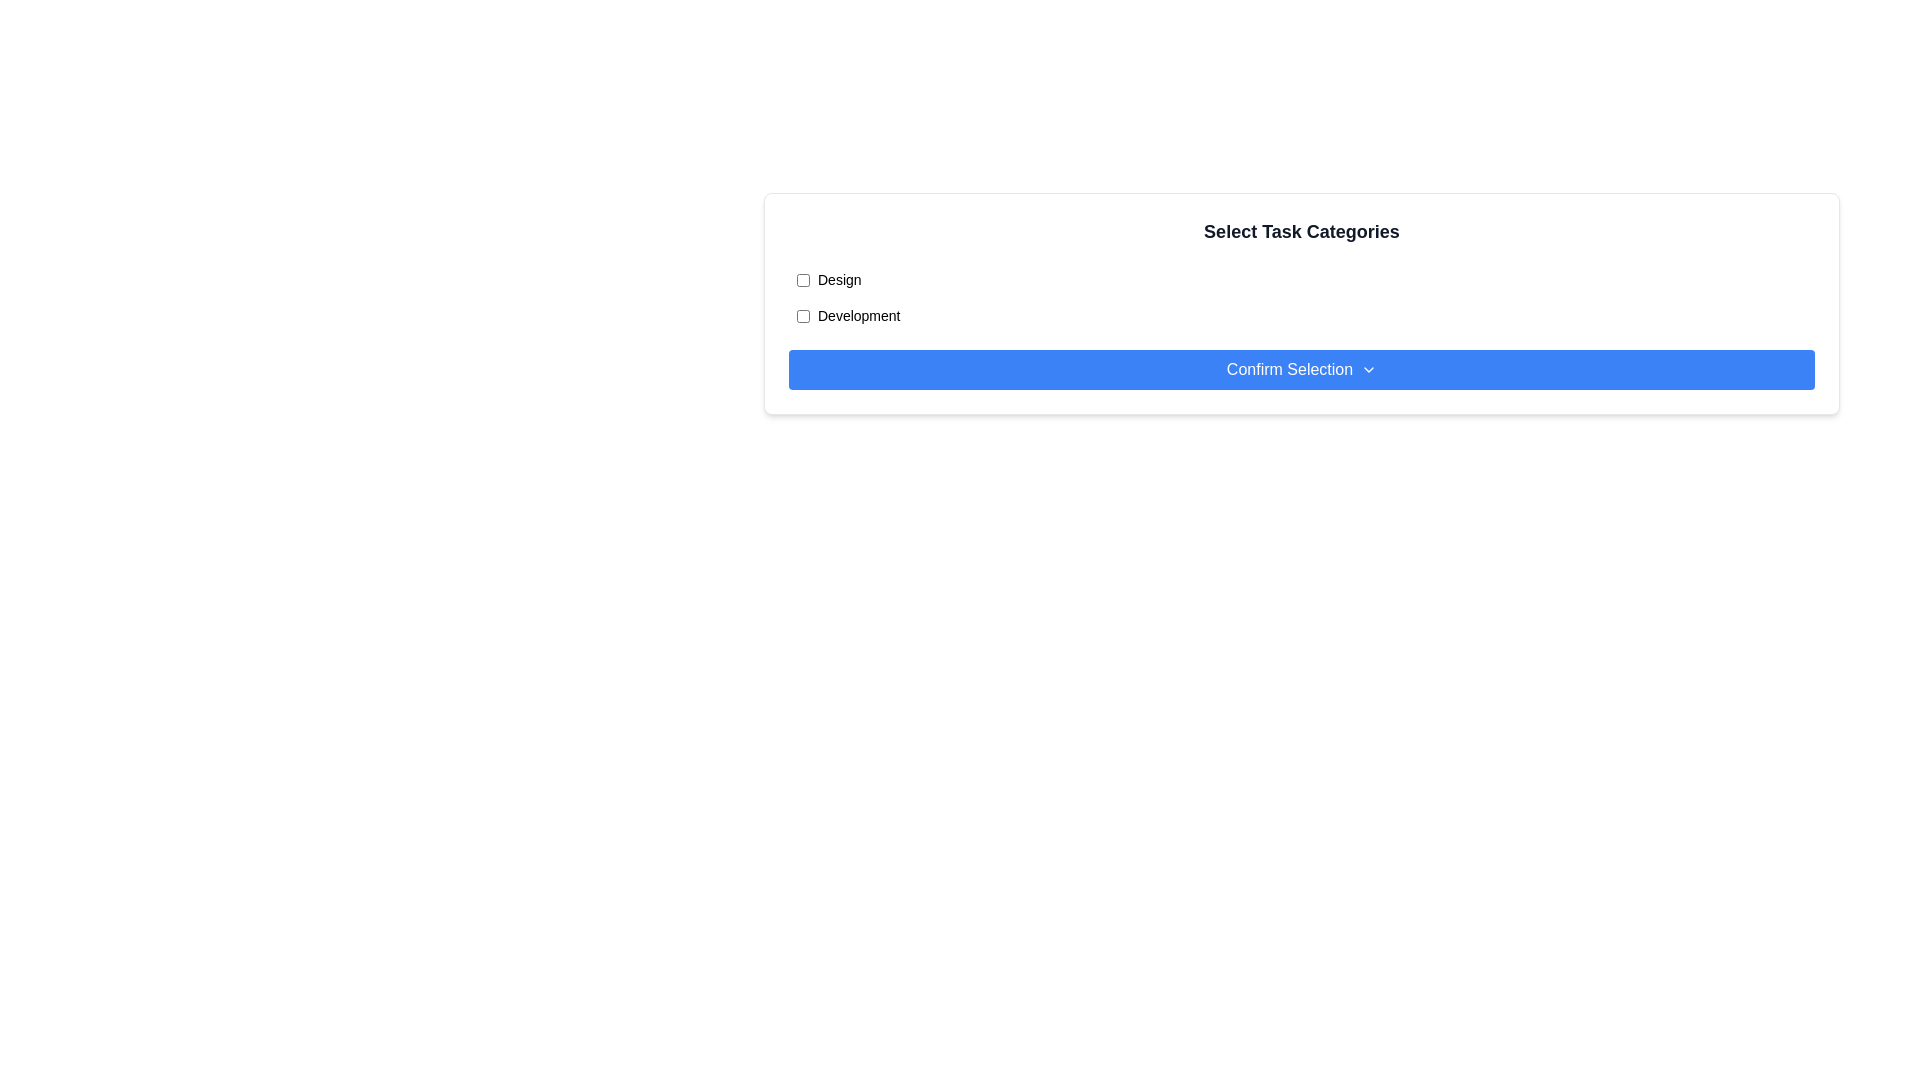 Image resolution: width=1920 pixels, height=1080 pixels. Describe the element at coordinates (803, 280) in the screenshot. I see `the checkbox that allows users to select or deselect the 'Design' category for task selection, located in the leftmost position of a horizontal layout group near the top of a section listing task categories` at that location.